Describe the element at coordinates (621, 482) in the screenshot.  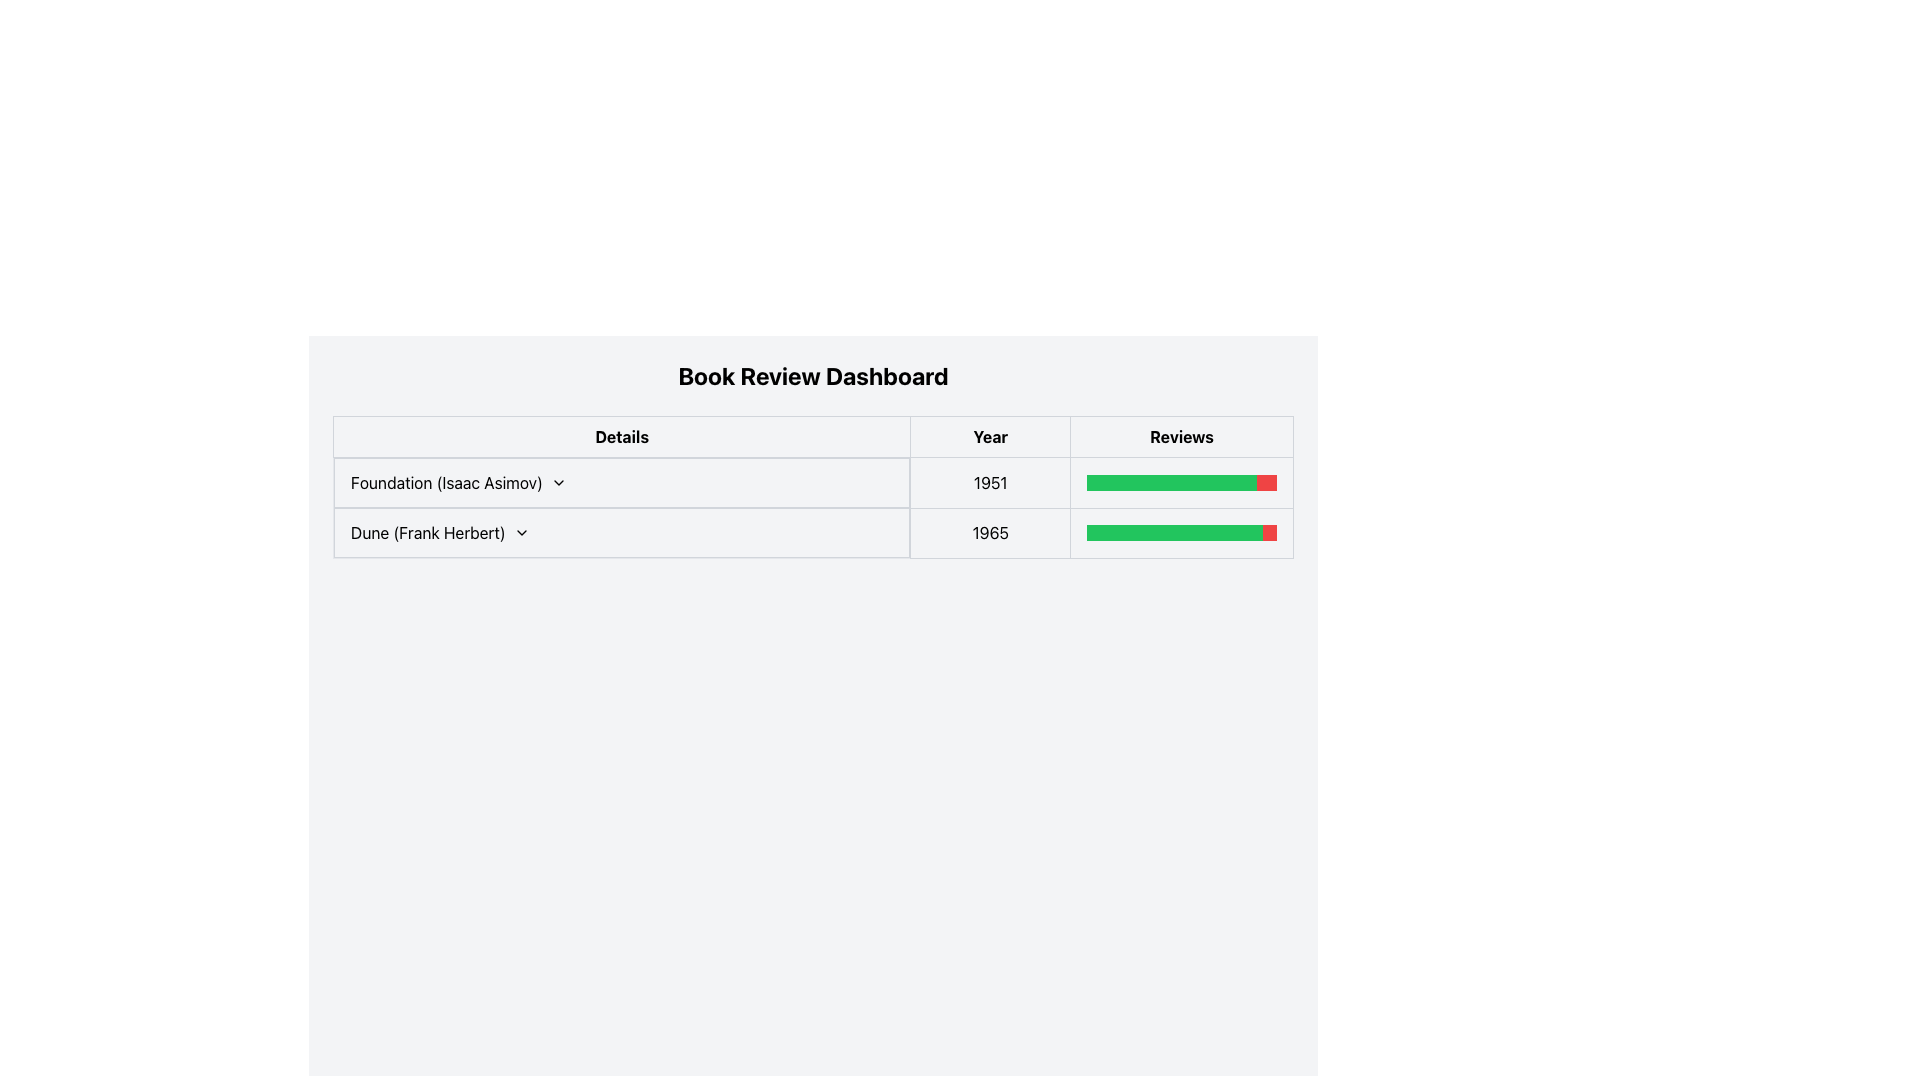
I see `the button labeled 'Foundation (Isaac Asimov)'` at that location.